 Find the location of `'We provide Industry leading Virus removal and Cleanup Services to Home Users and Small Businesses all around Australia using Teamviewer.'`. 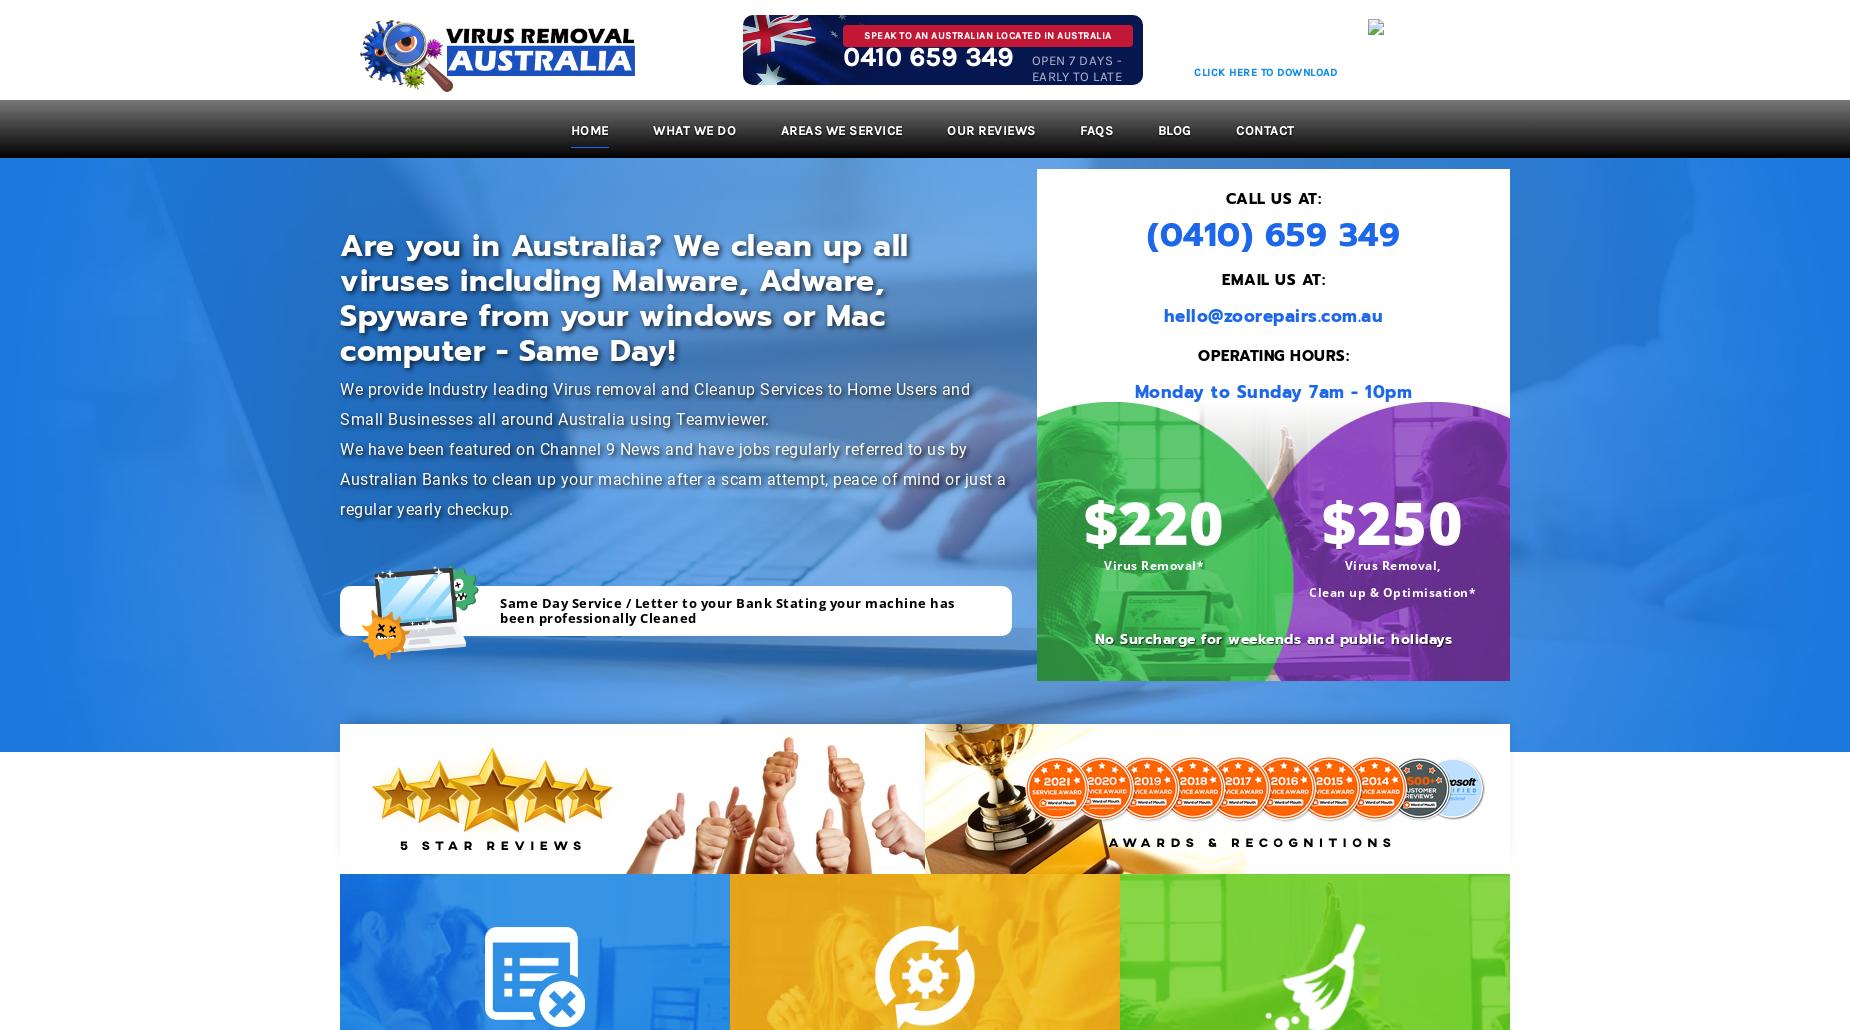

'We provide Industry leading Virus removal and Cleanup Services to Home Users and Small Businesses all around Australia using Teamviewer.' is located at coordinates (655, 404).